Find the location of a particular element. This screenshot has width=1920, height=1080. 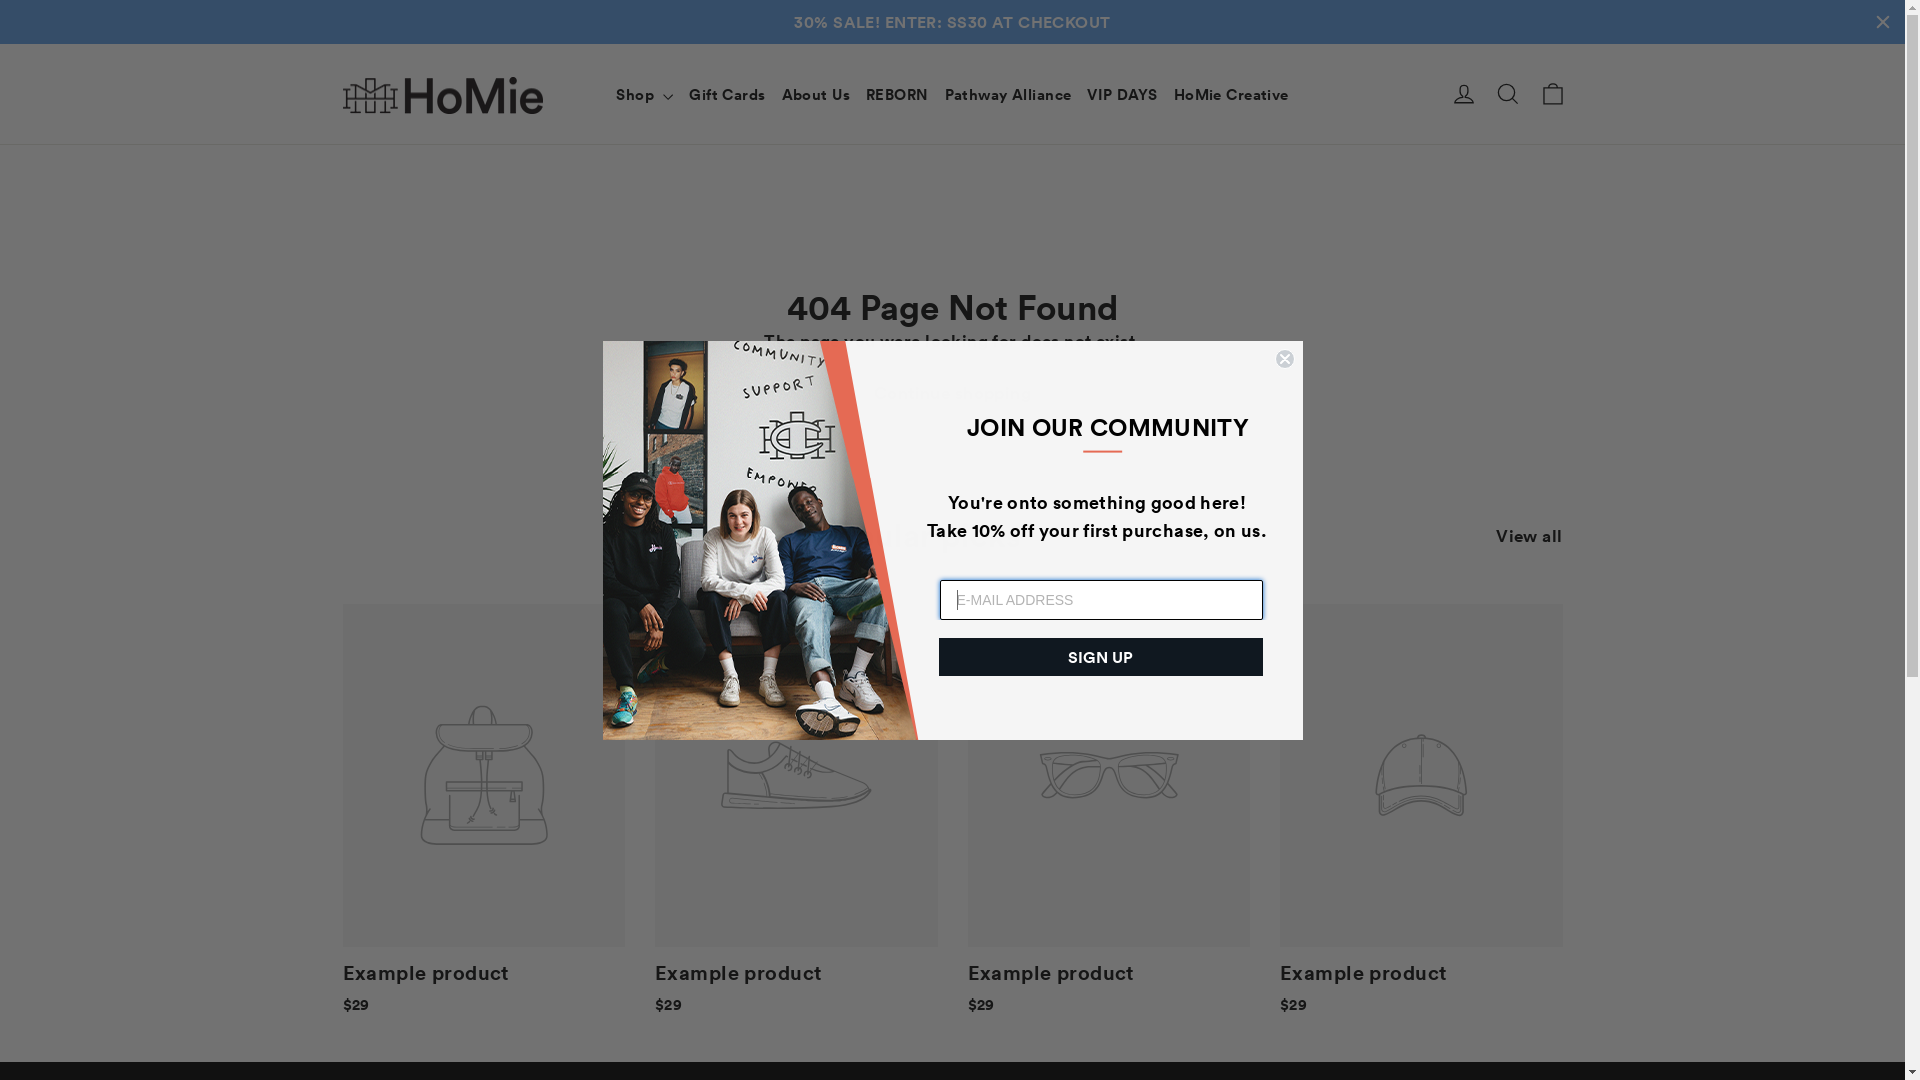

'Cart' is located at coordinates (1550, 49).